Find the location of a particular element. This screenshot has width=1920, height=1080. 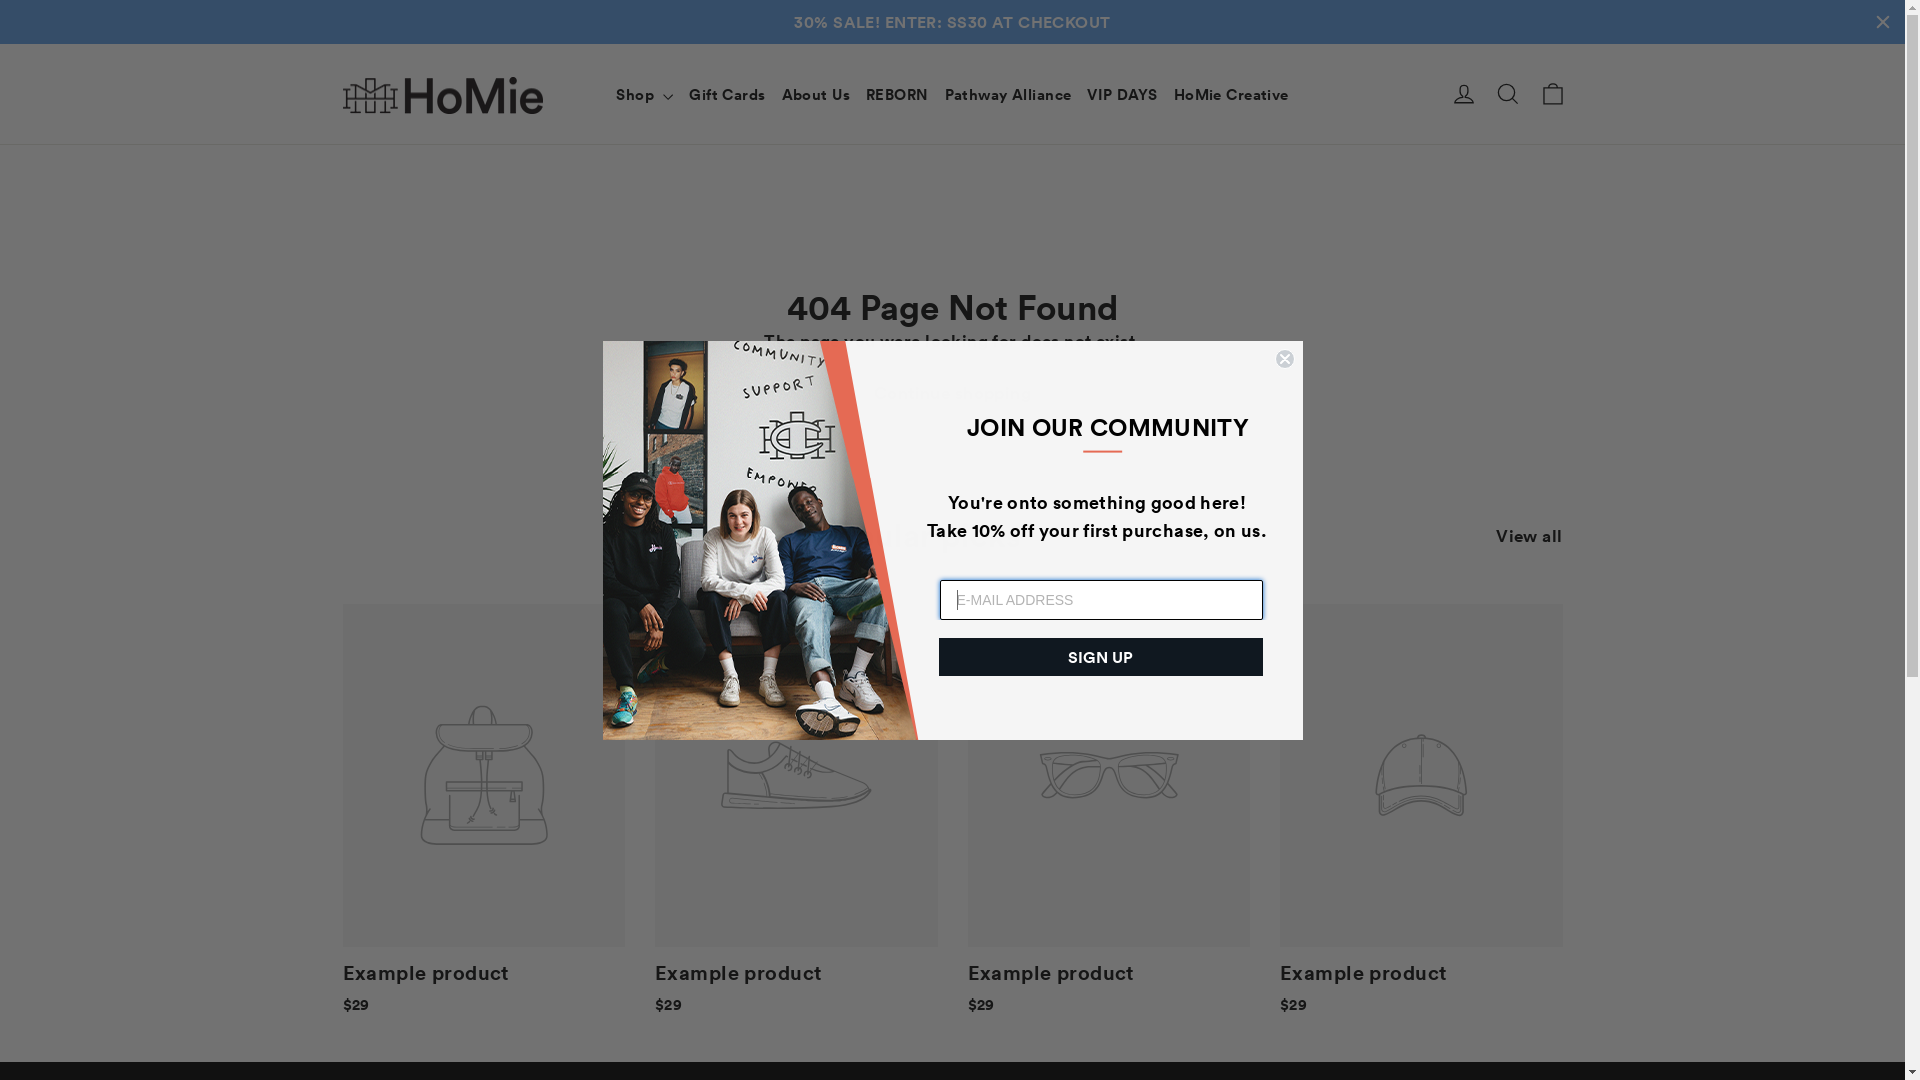

'Cart' is located at coordinates (1550, 49).